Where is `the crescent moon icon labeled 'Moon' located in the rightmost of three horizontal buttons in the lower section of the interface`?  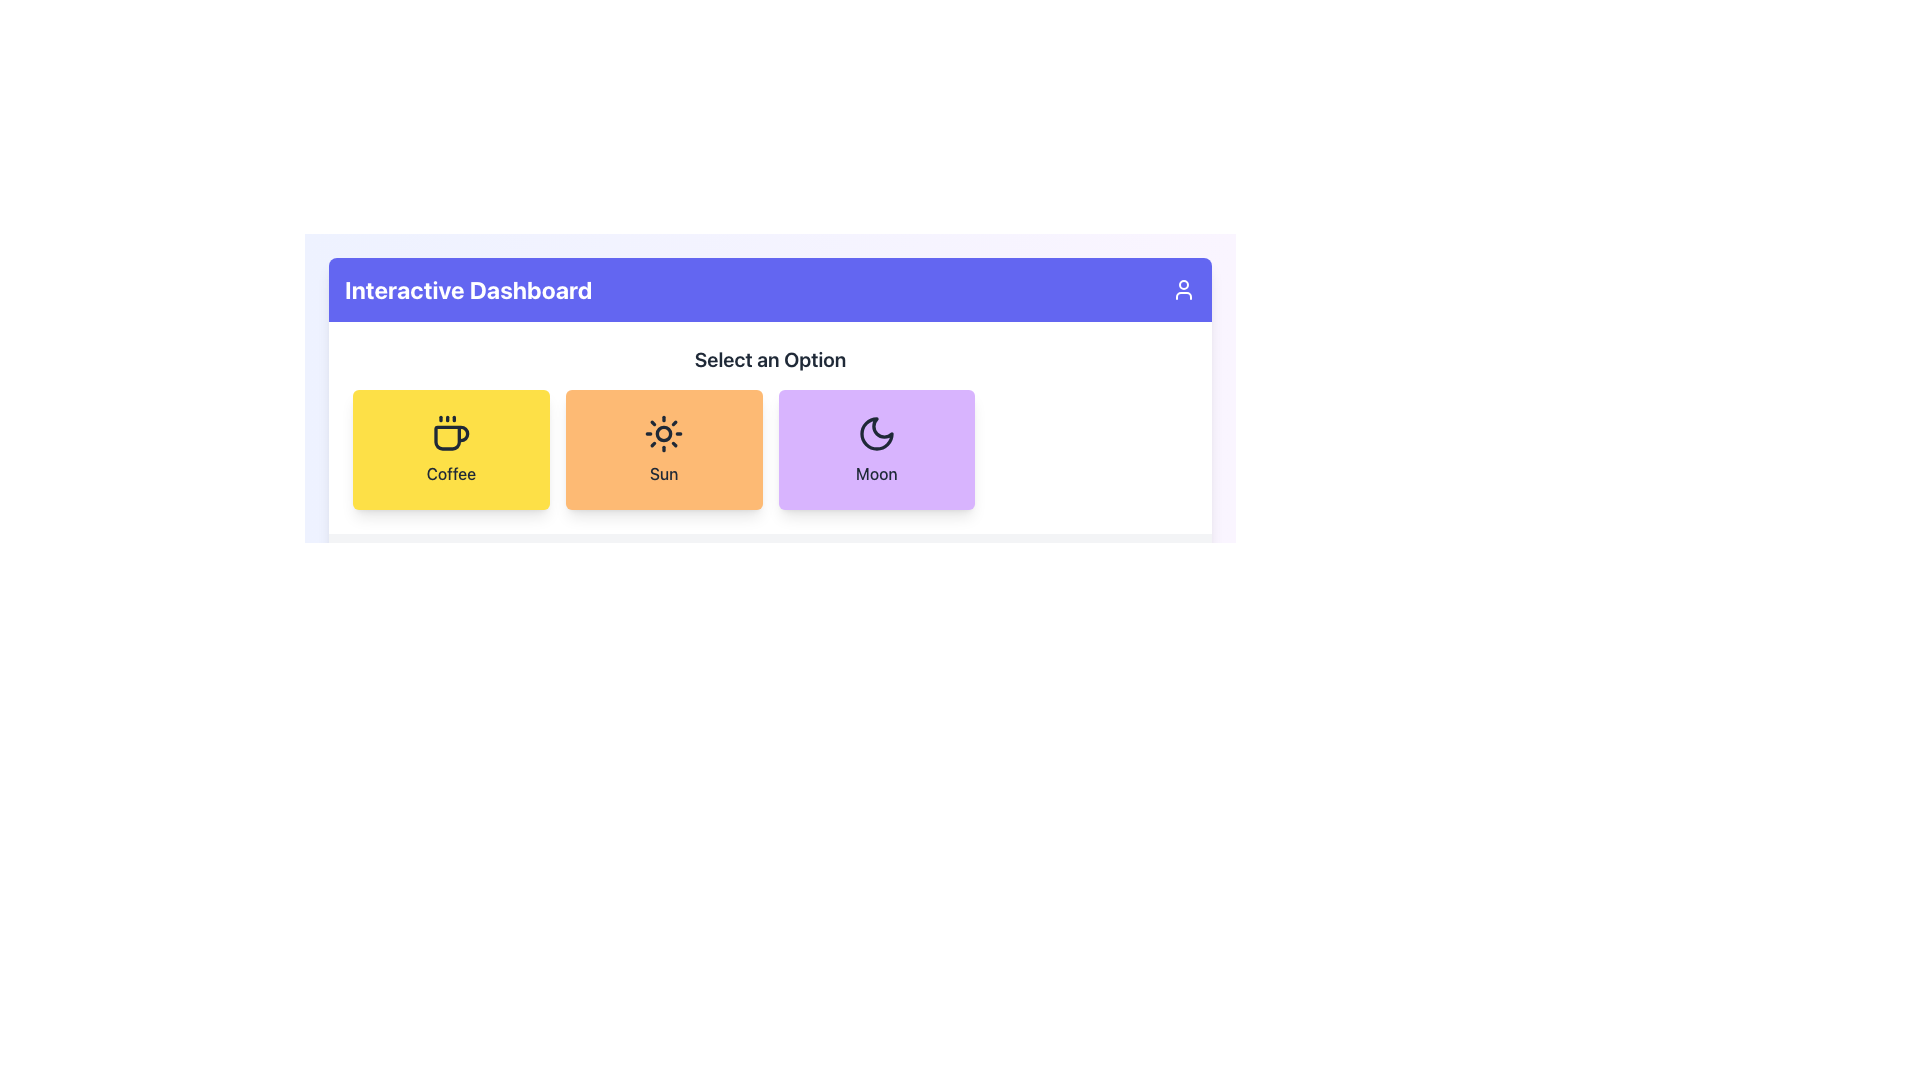 the crescent moon icon labeled 'Moon' located in the rightmost of three horizontal buttons in the lower section of the interface is located at coordinates (876, 433).